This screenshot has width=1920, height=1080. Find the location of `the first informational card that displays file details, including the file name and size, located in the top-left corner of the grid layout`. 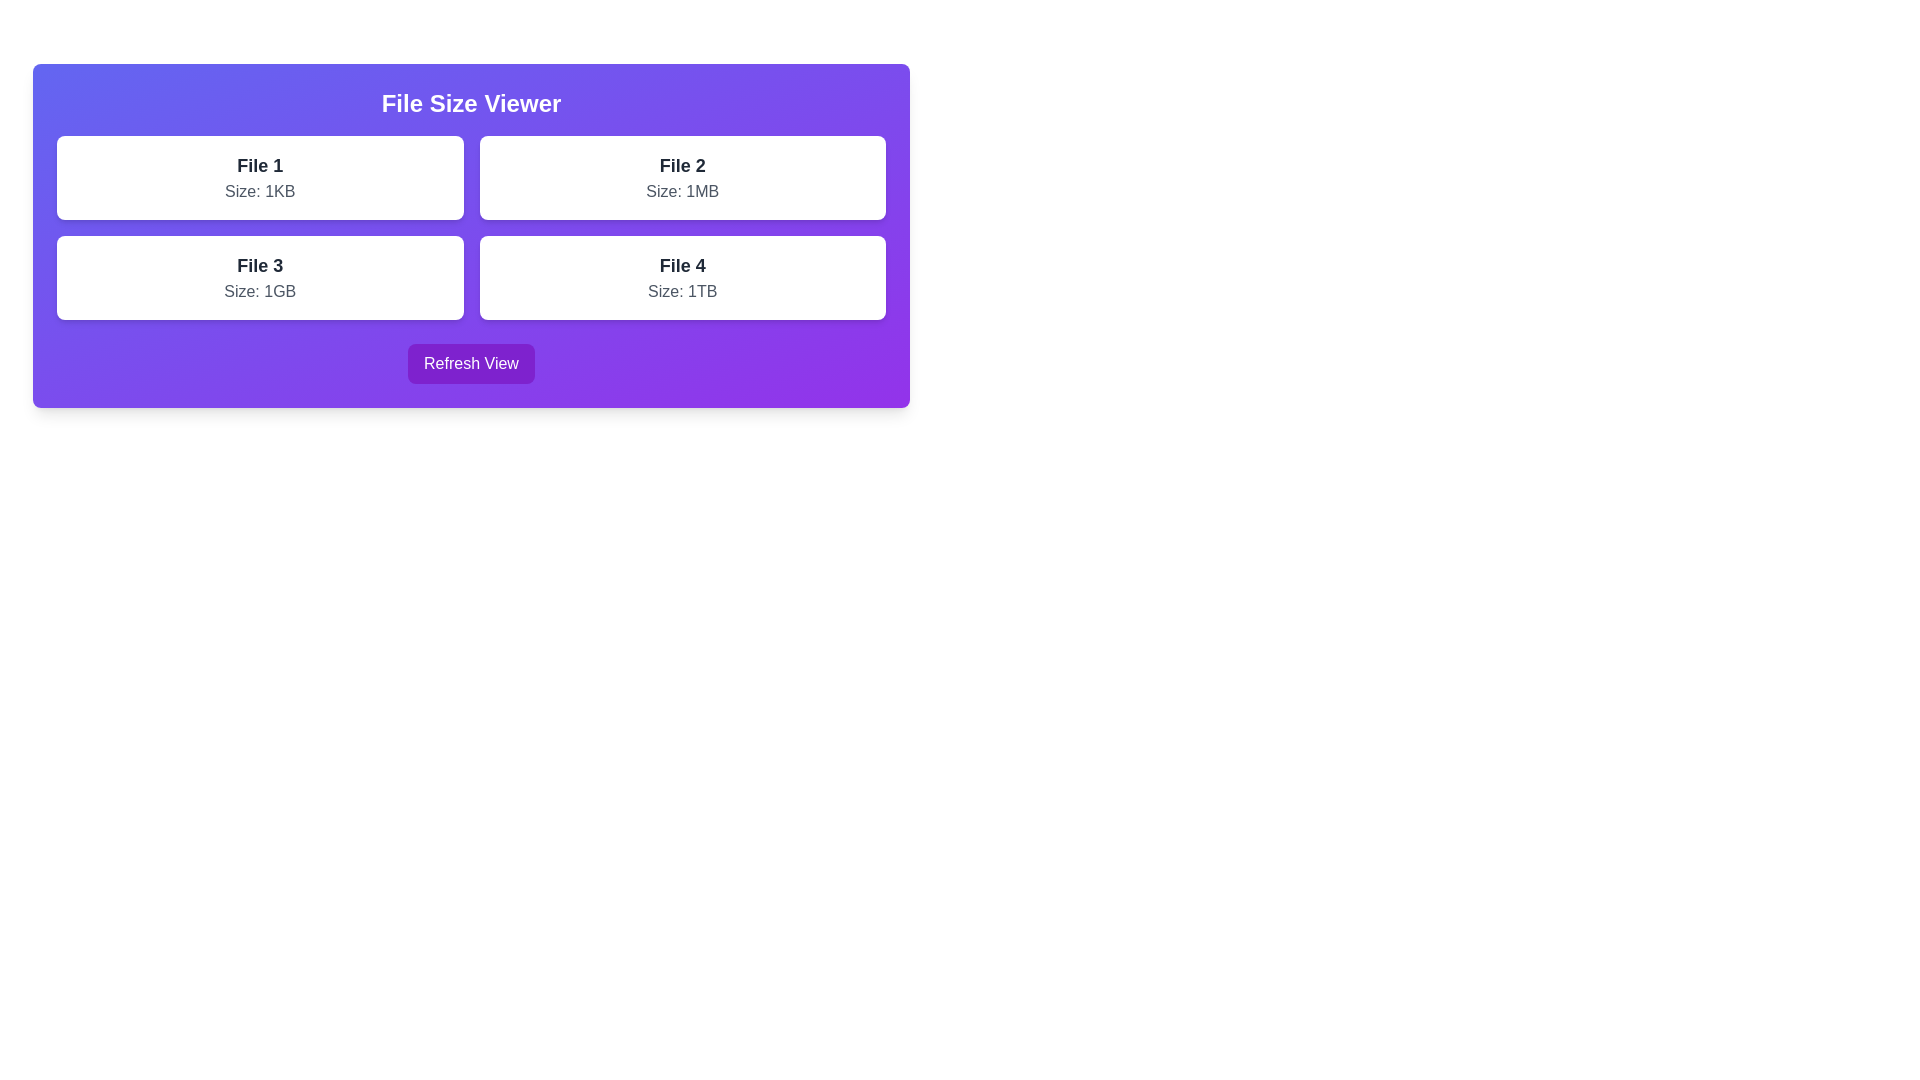

the first informational card that displays file details, including the file name and size, located in the top-left corner of the grid layout is located at coordinates (259, 176).